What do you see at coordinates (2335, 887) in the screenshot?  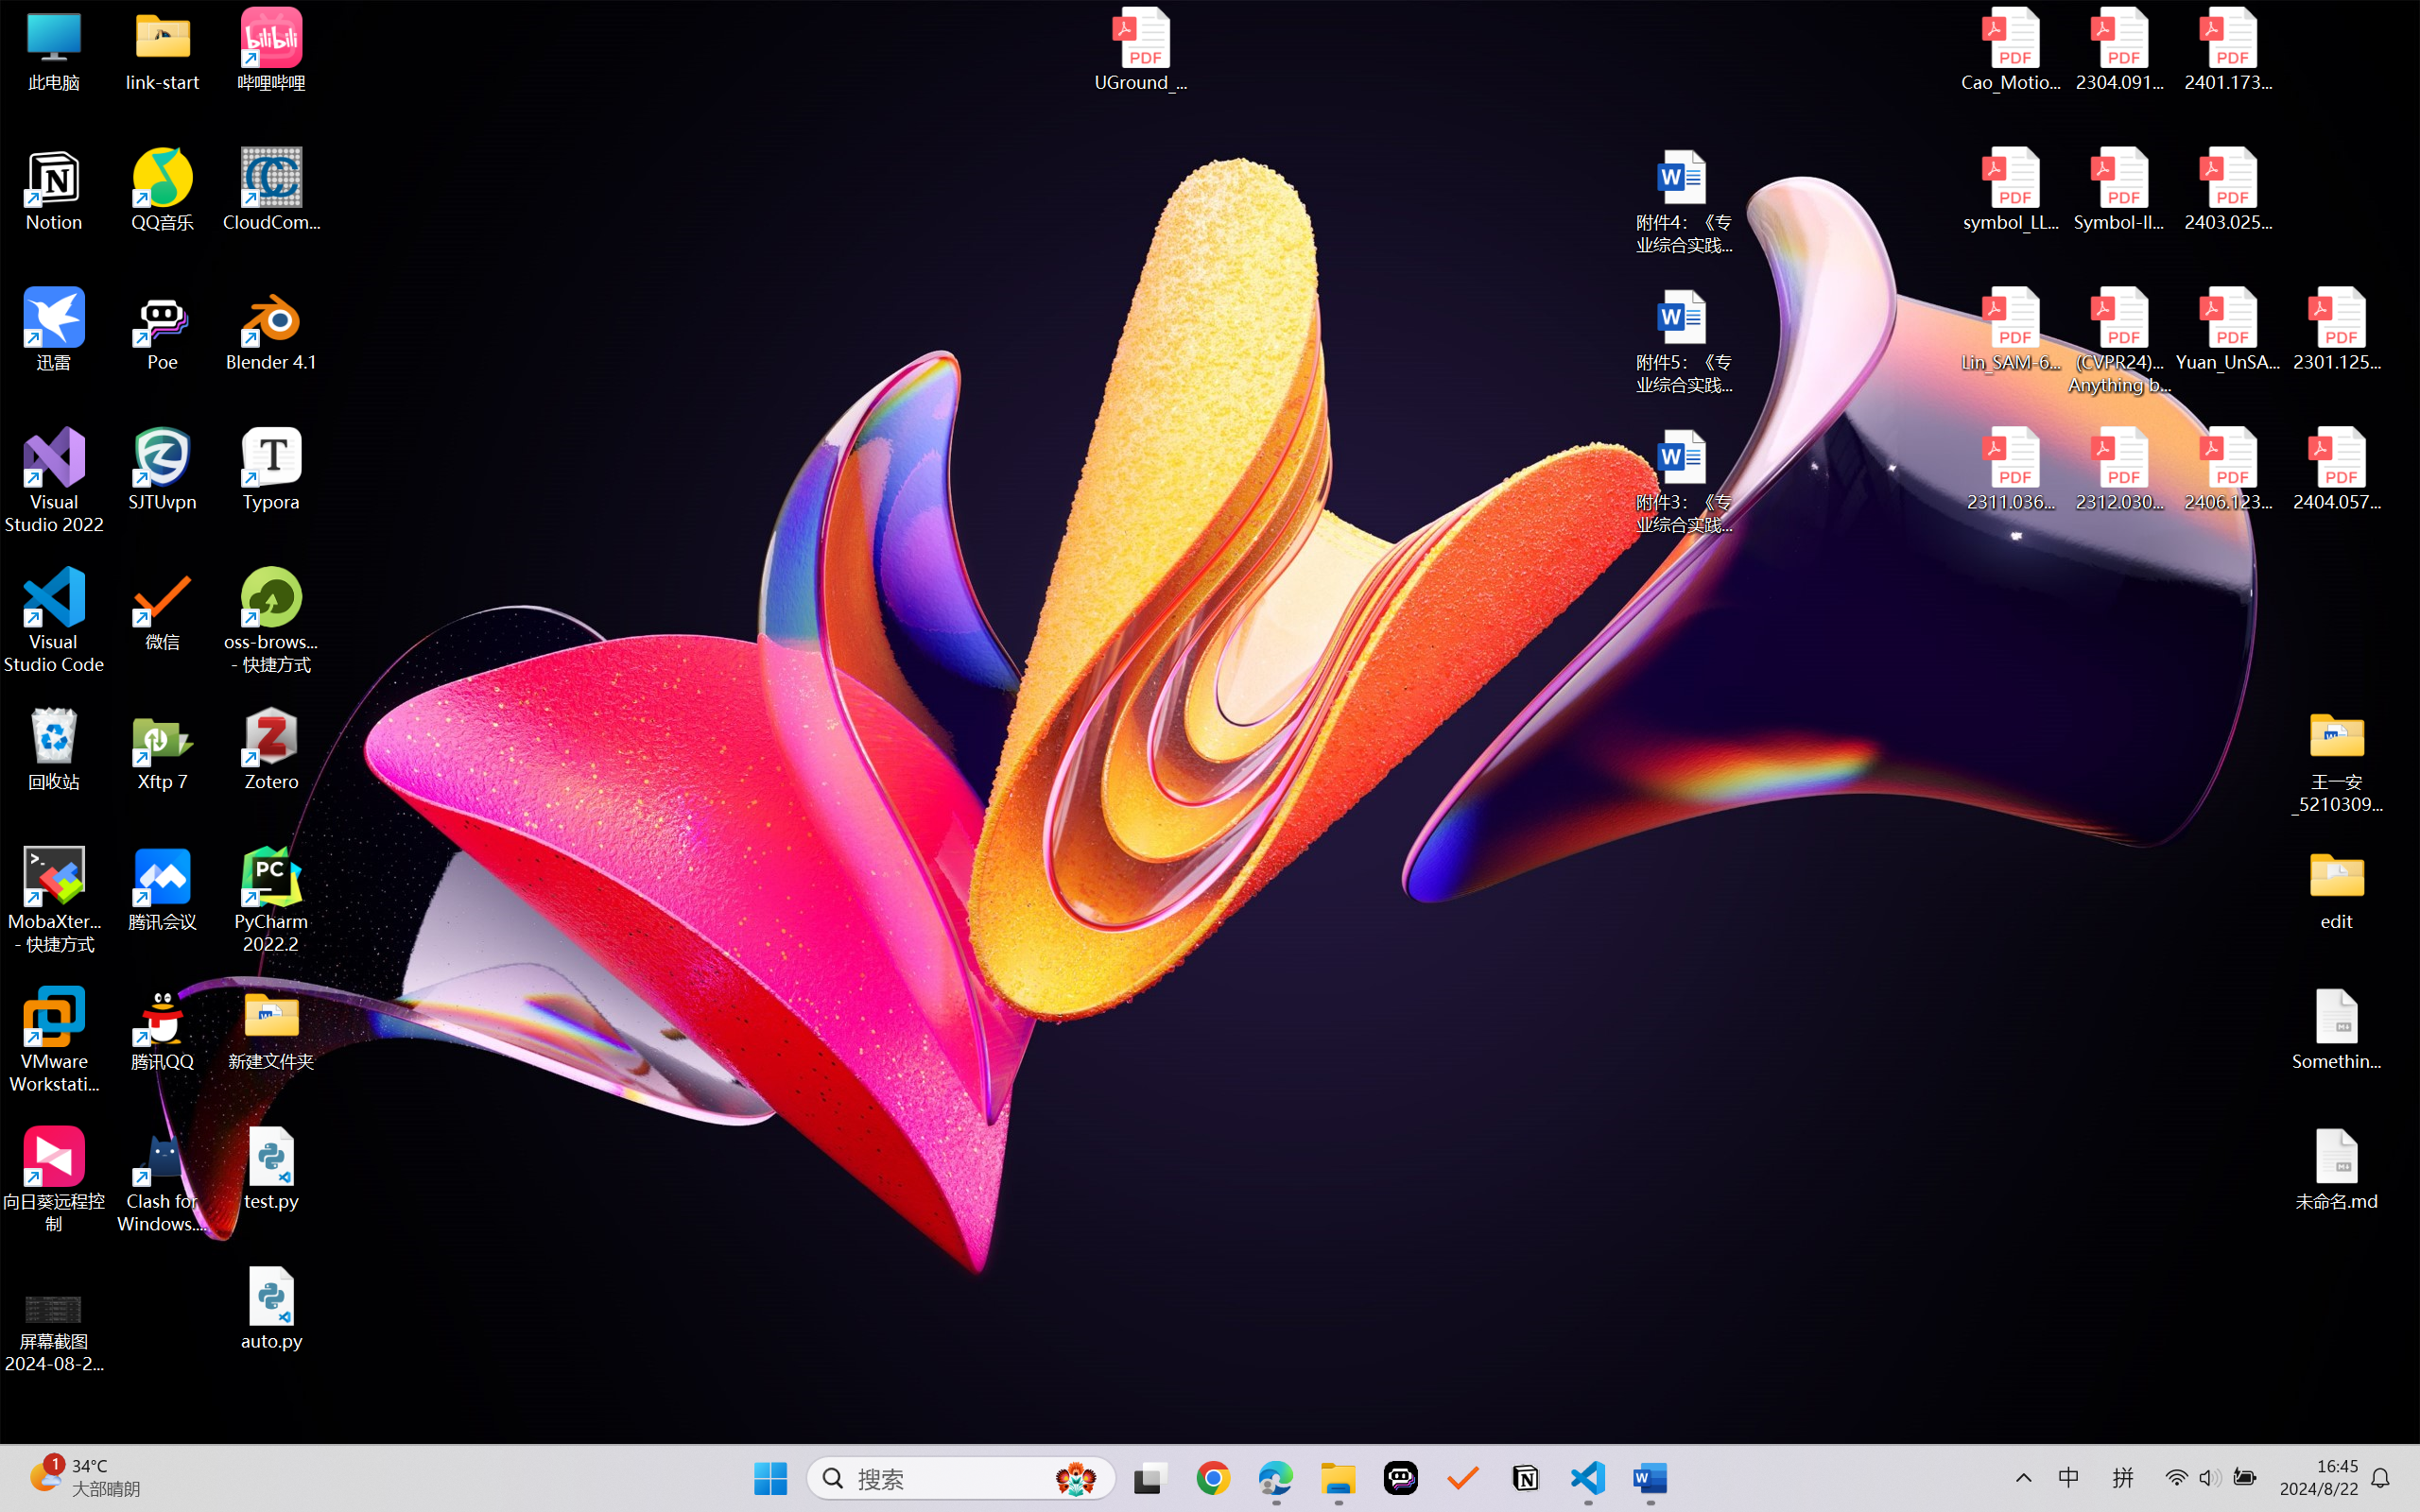 I see `'edit'` at bounding box center [2335, 887].